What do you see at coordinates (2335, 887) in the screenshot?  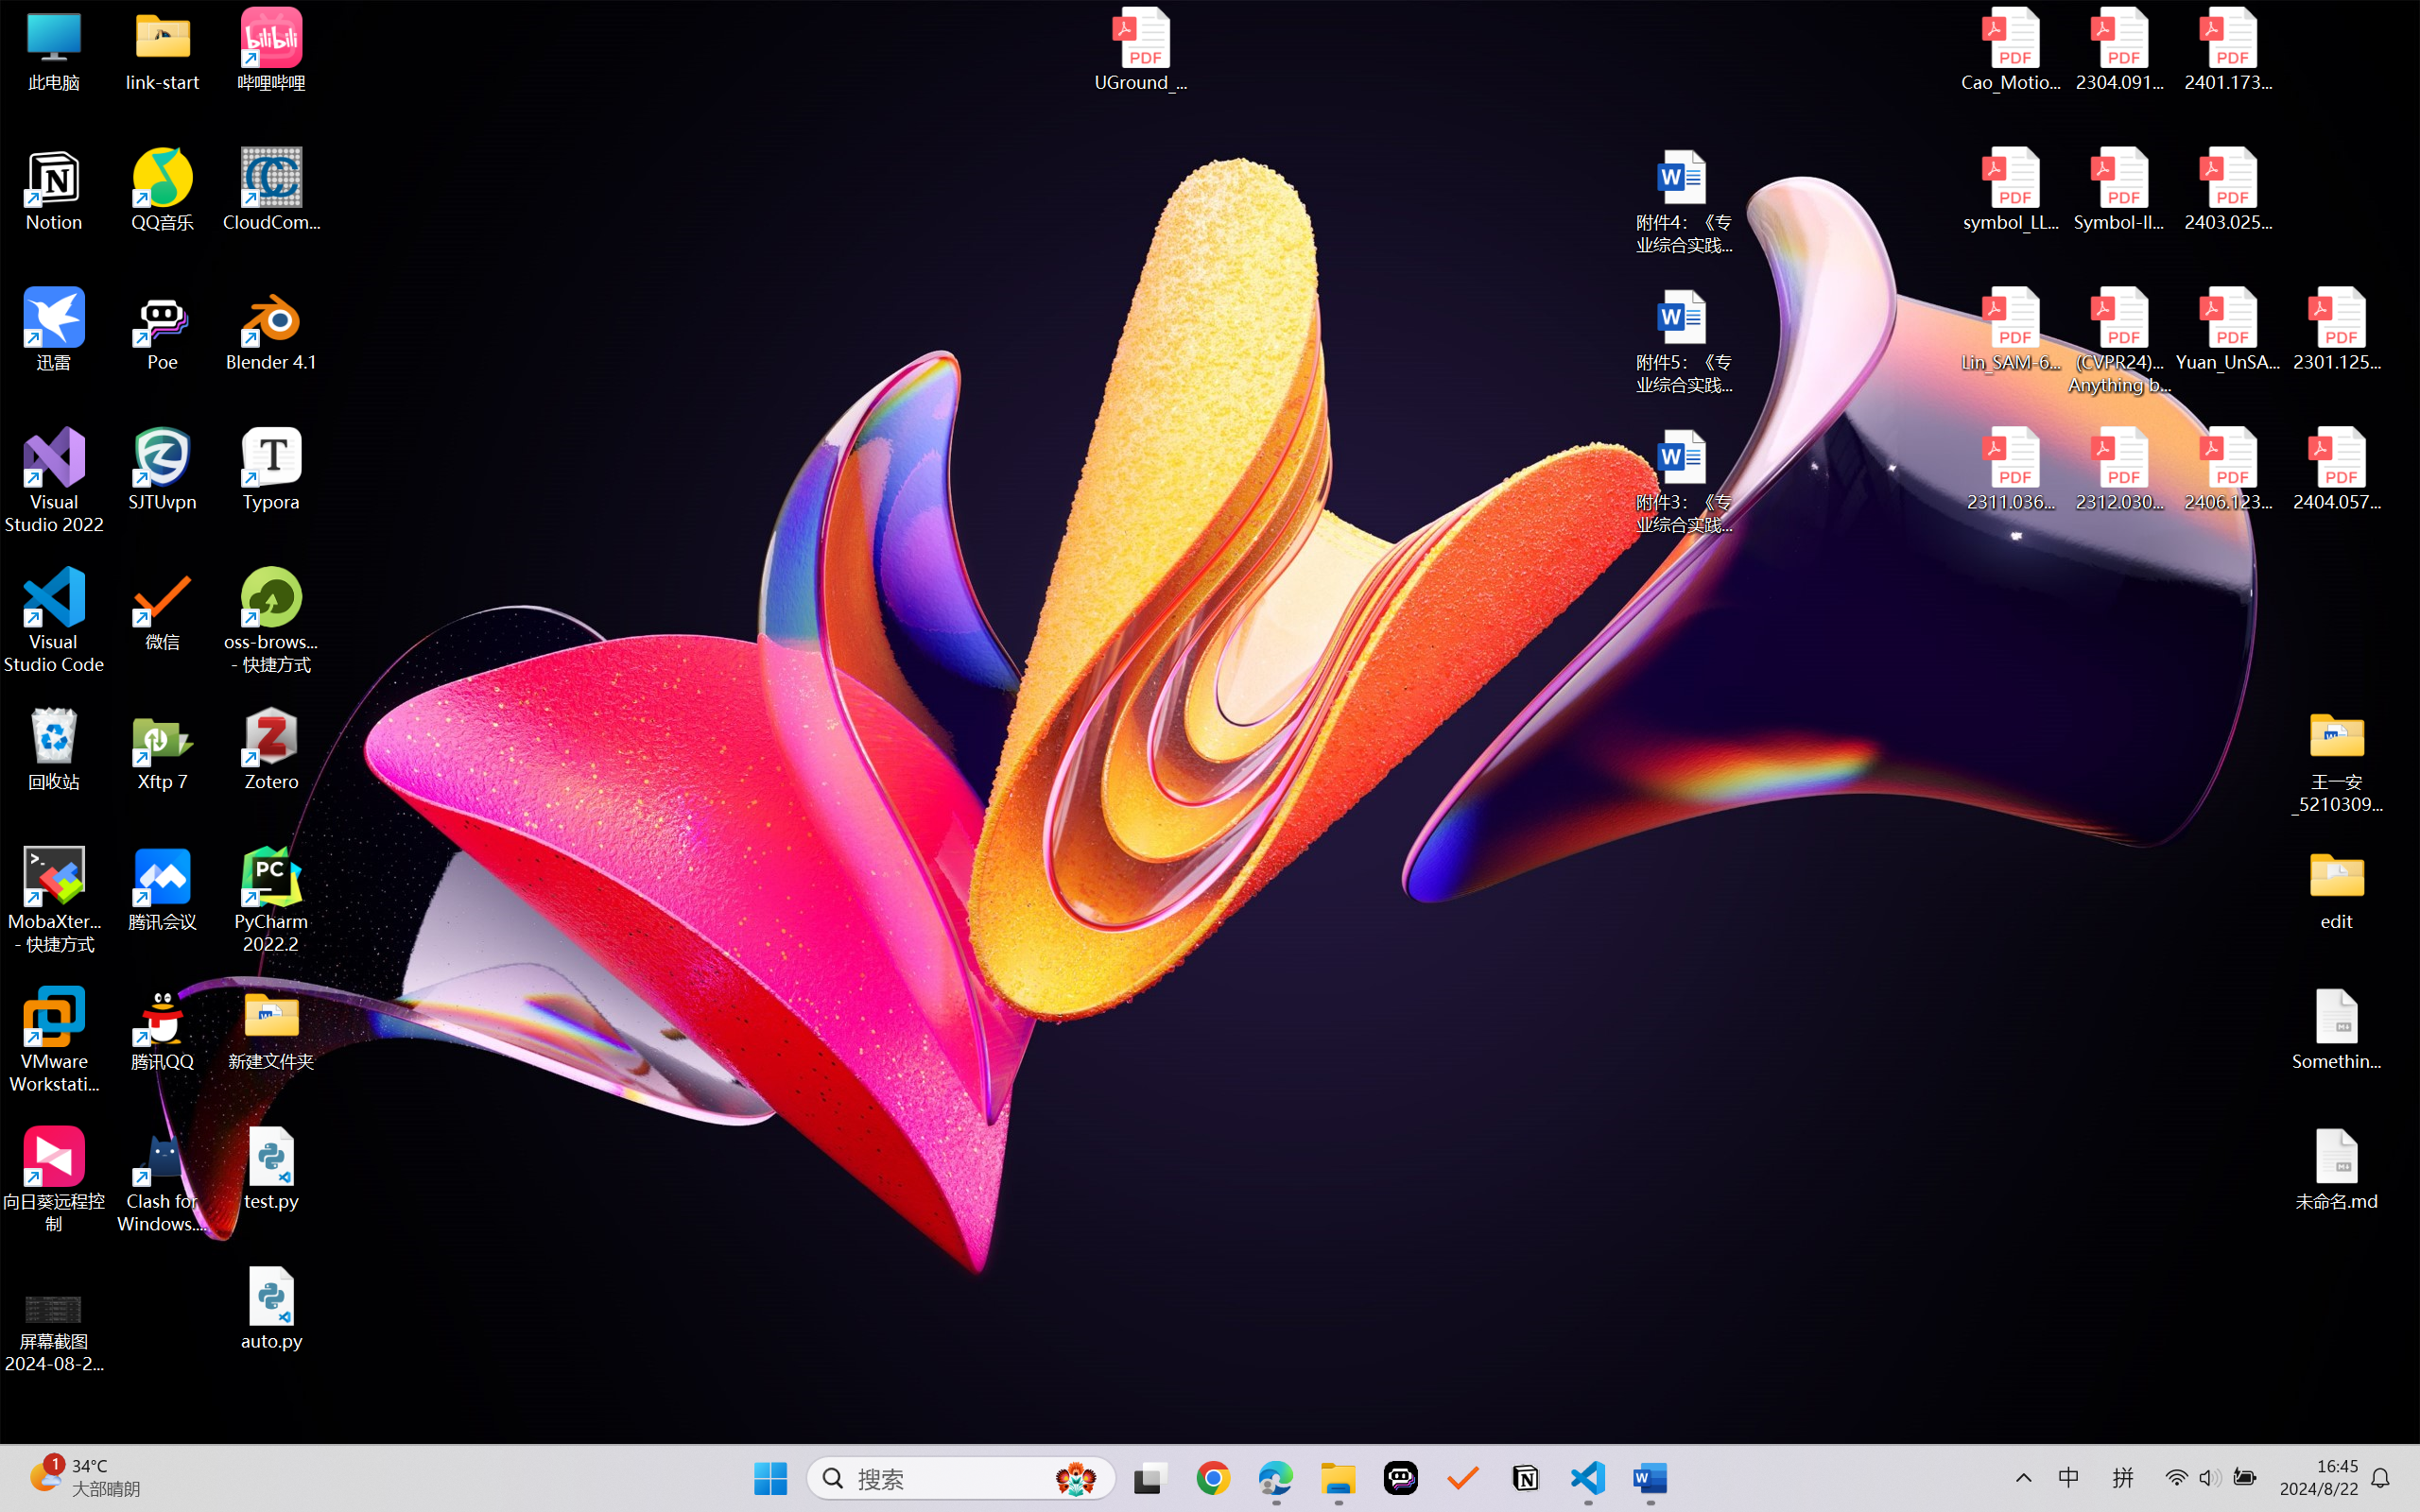 I see `'edit'` at bounding box center [2335, 887].